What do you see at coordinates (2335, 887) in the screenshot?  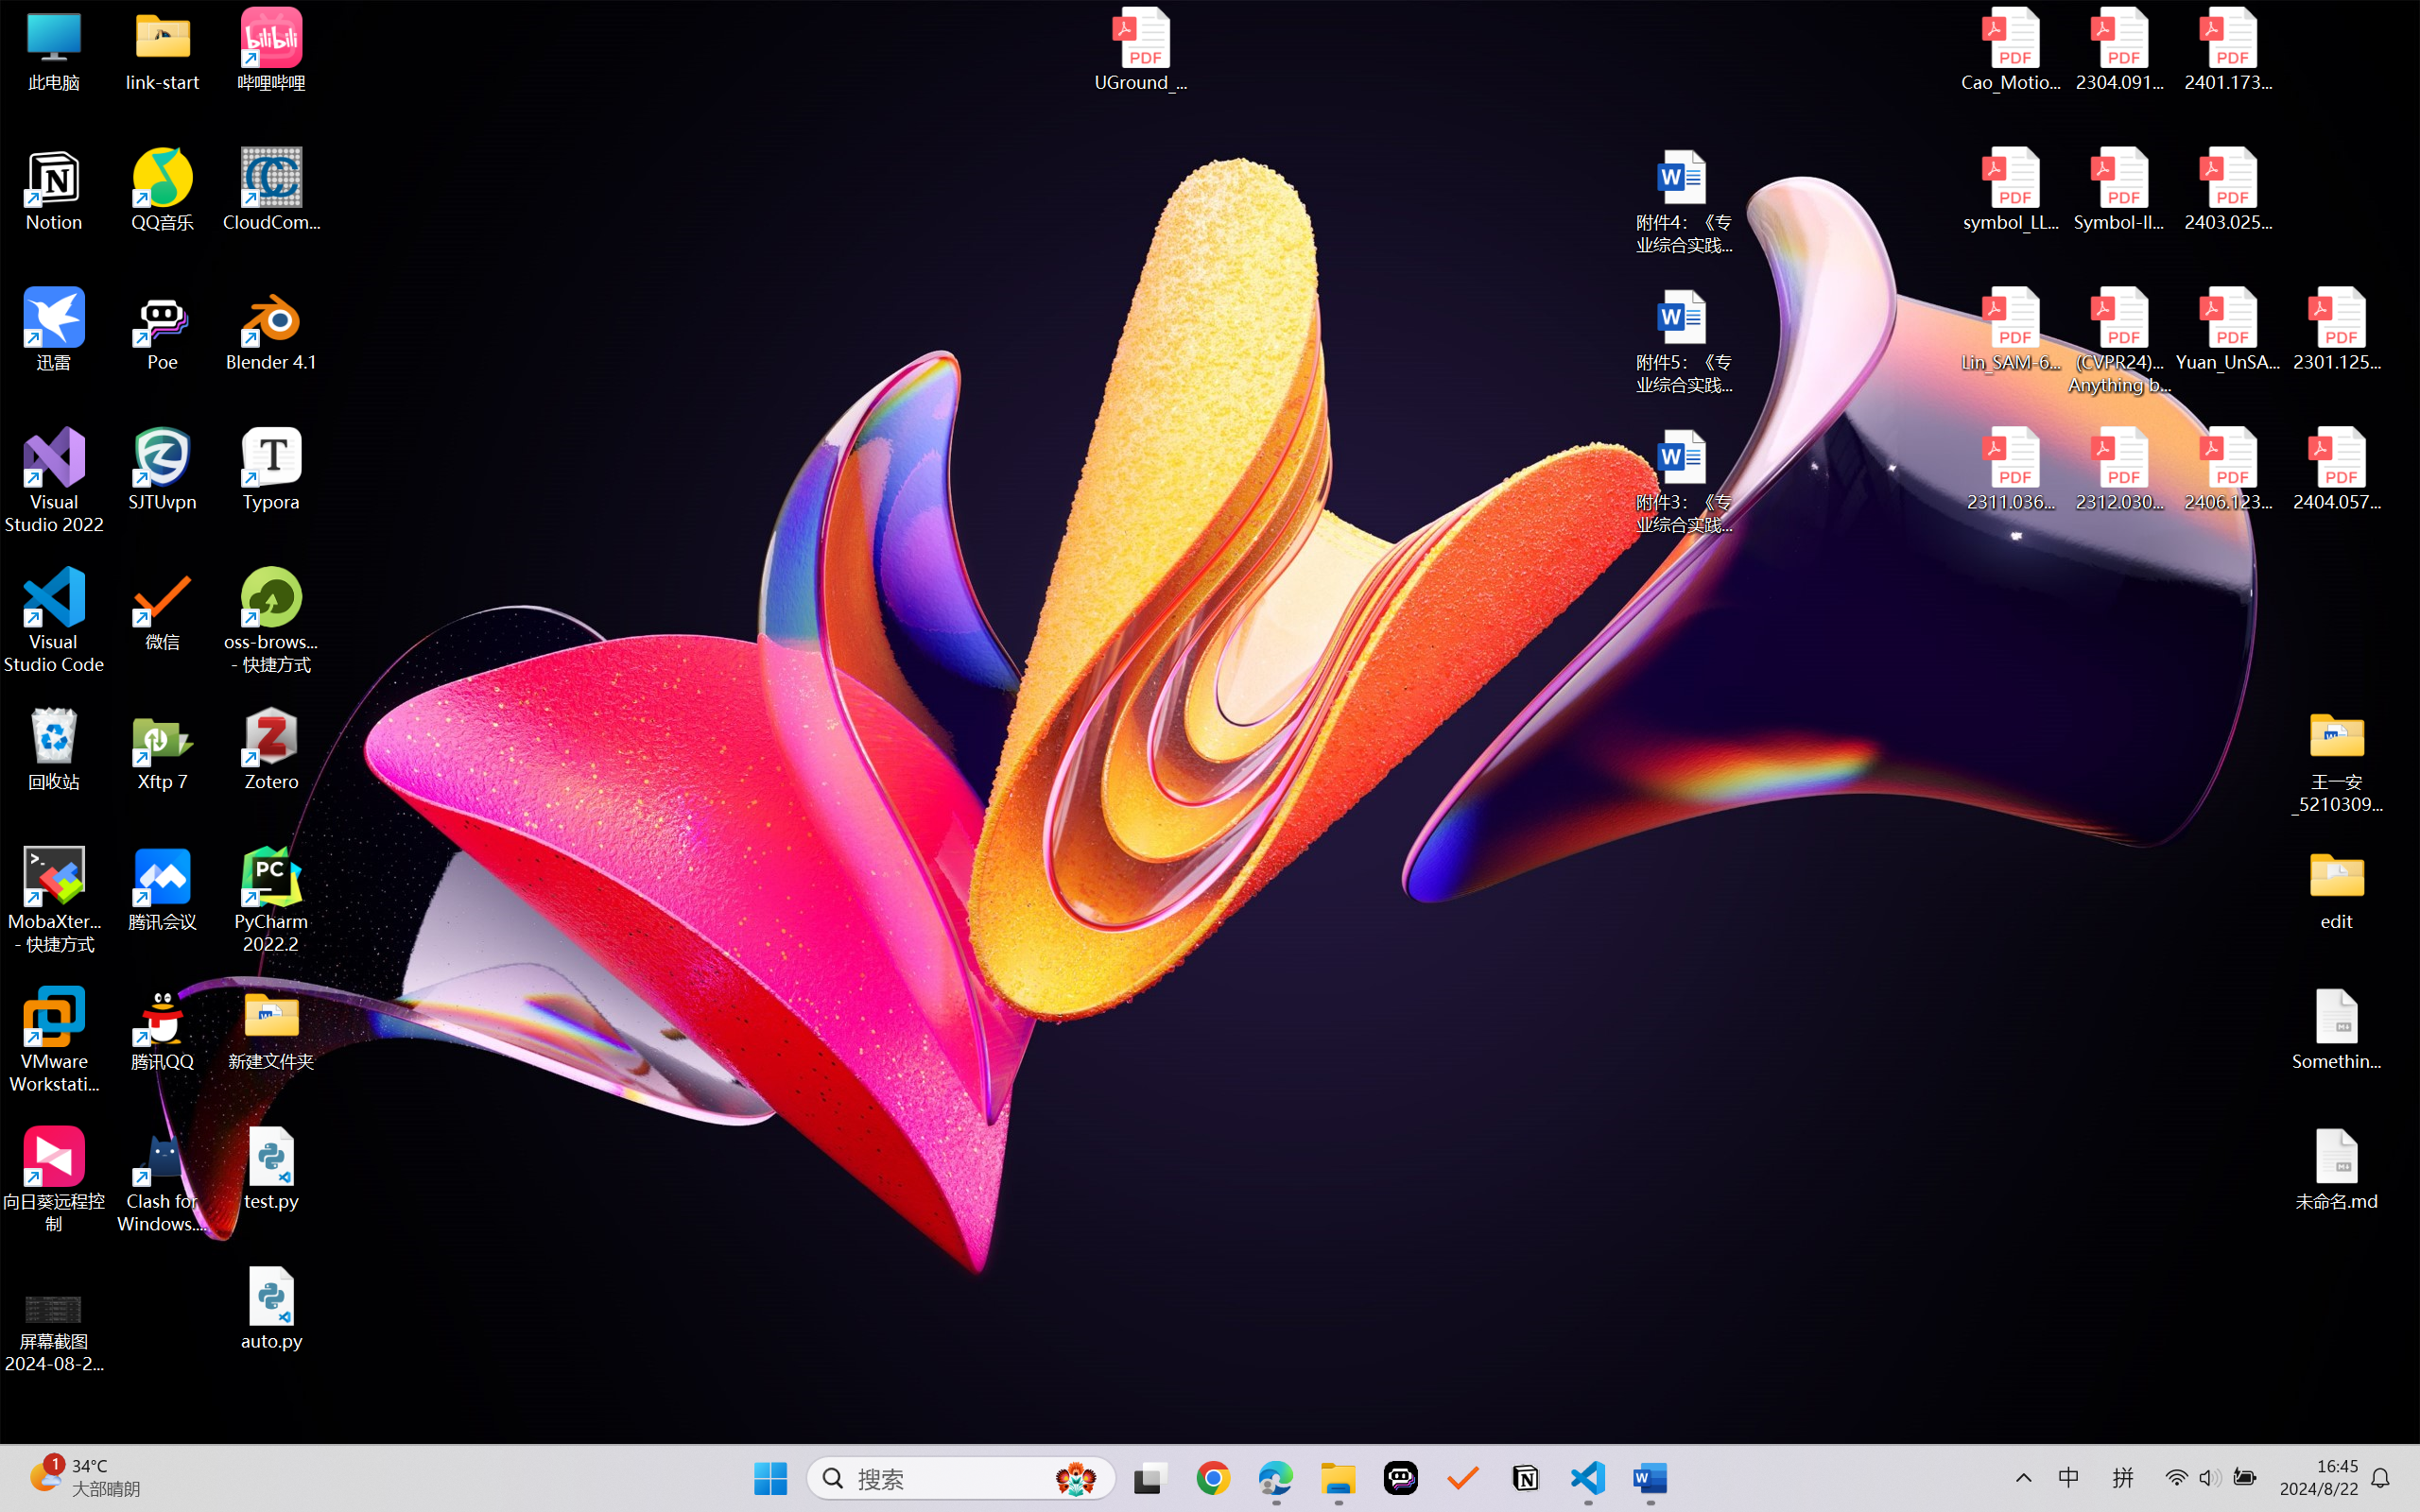 I see `'edit'` at bounding box center [2335, 887].